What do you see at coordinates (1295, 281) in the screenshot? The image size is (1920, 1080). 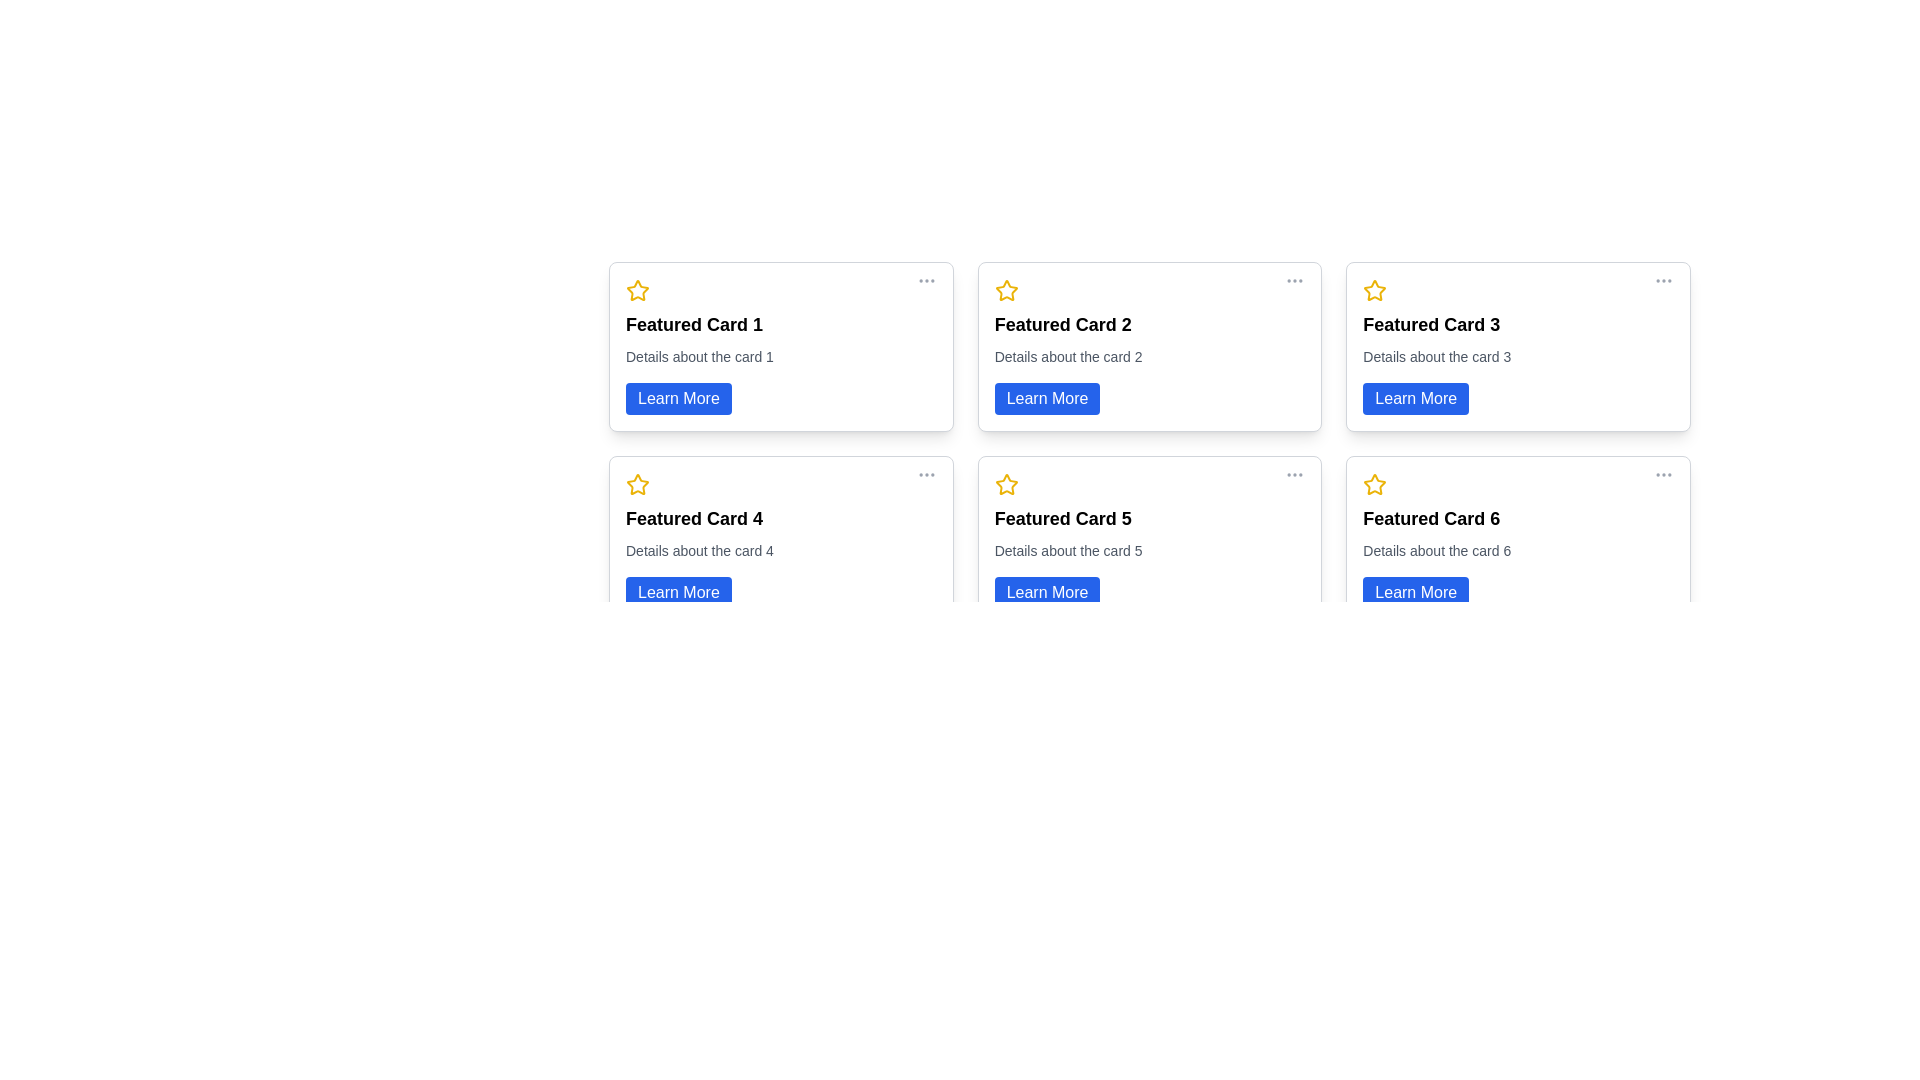 I see `the ellipsis icon button located in the upper-right corner of 'Featured Card 2'` at bounding box center [1295, 281].